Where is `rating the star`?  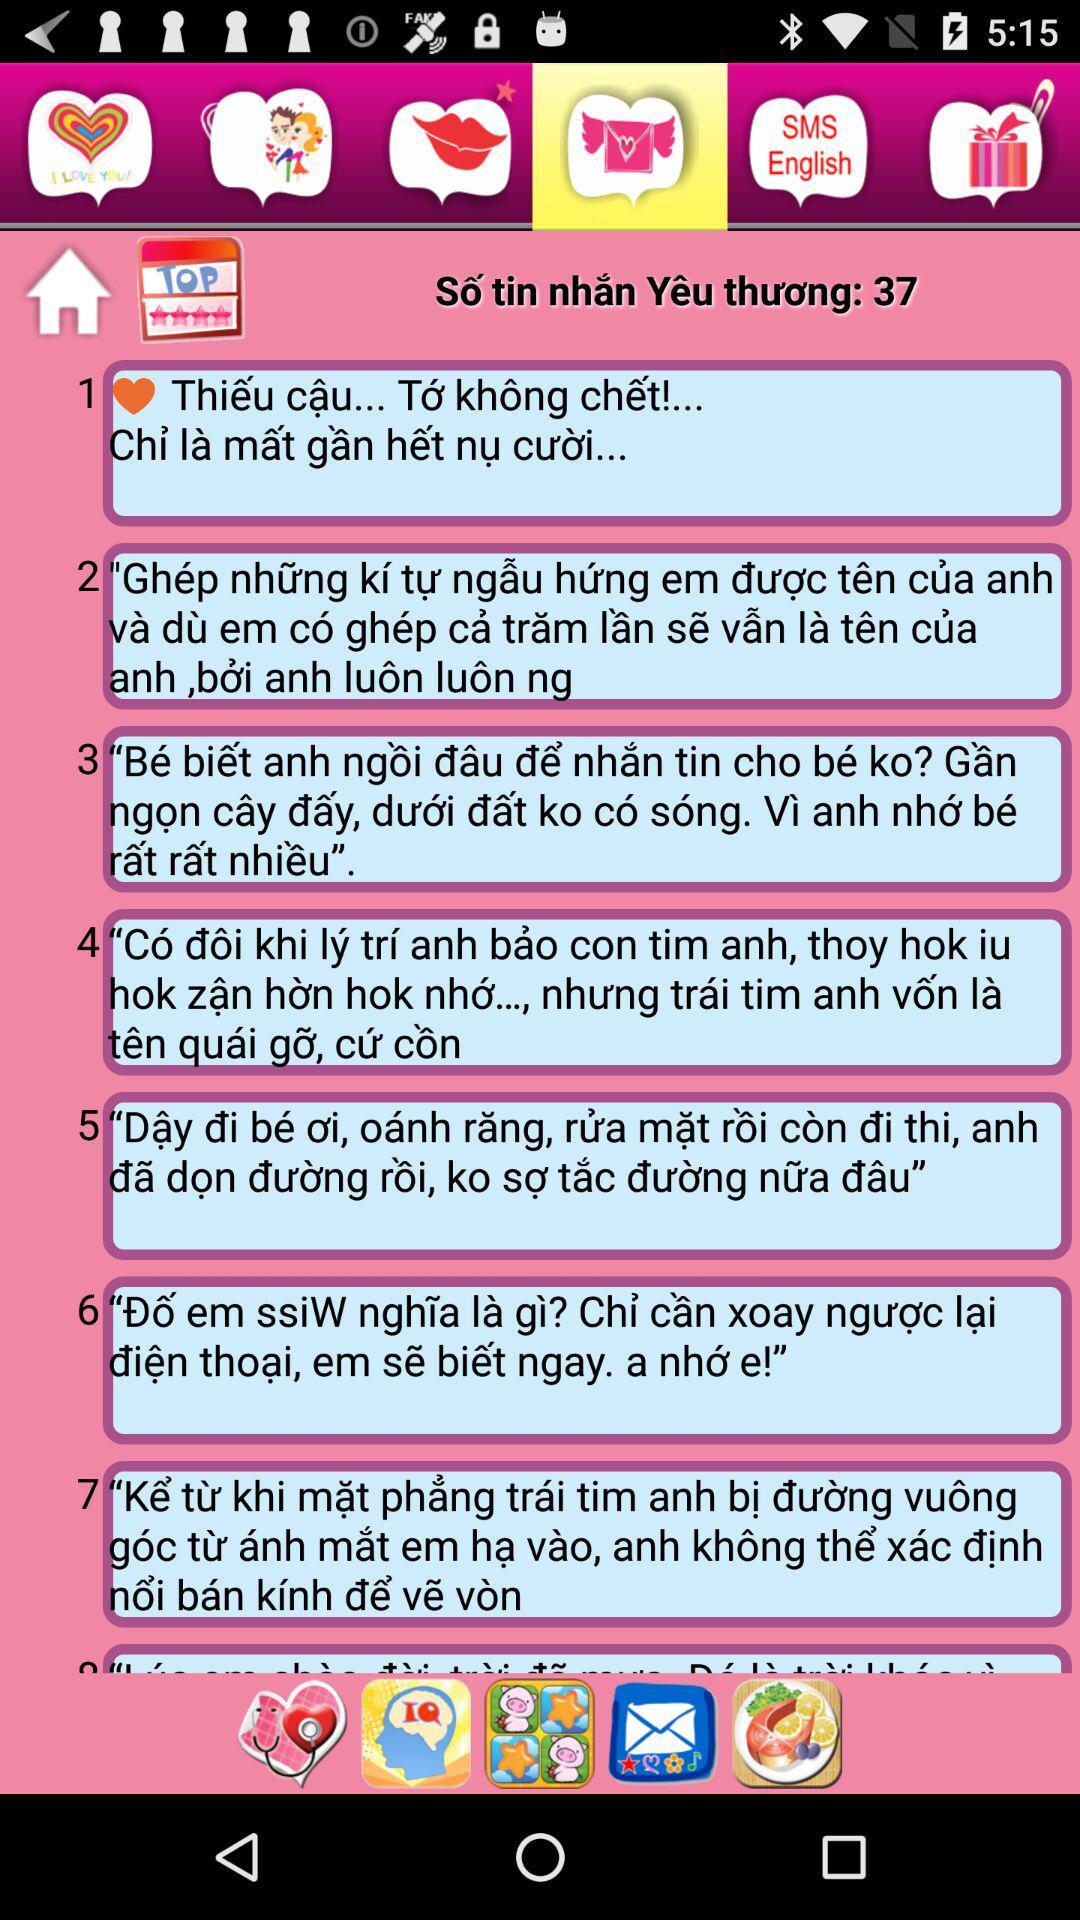 rating the star is located at coordinates (538, 1732).